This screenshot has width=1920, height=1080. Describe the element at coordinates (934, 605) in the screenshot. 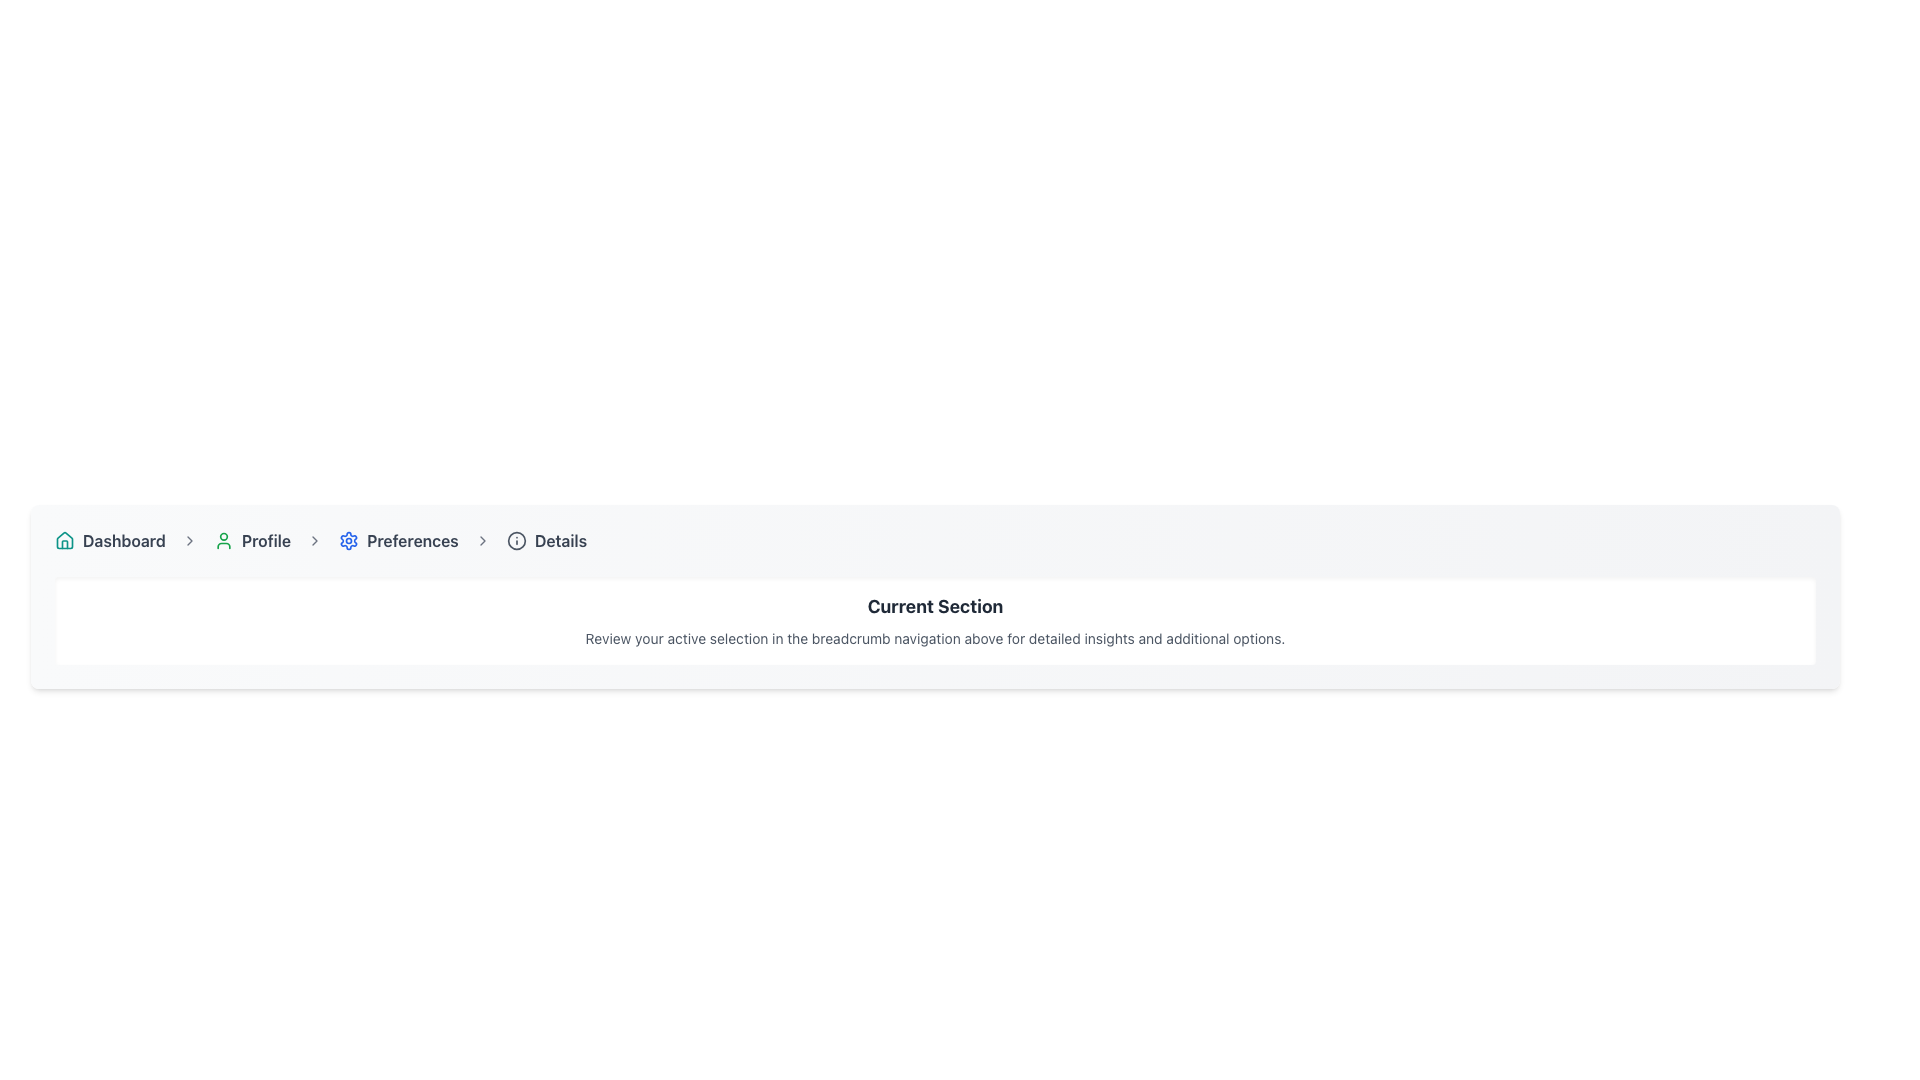

I see `the Text Label that indicates the current section or context the user is browsing, which is centrally aligned above the descriptive text` at that location.